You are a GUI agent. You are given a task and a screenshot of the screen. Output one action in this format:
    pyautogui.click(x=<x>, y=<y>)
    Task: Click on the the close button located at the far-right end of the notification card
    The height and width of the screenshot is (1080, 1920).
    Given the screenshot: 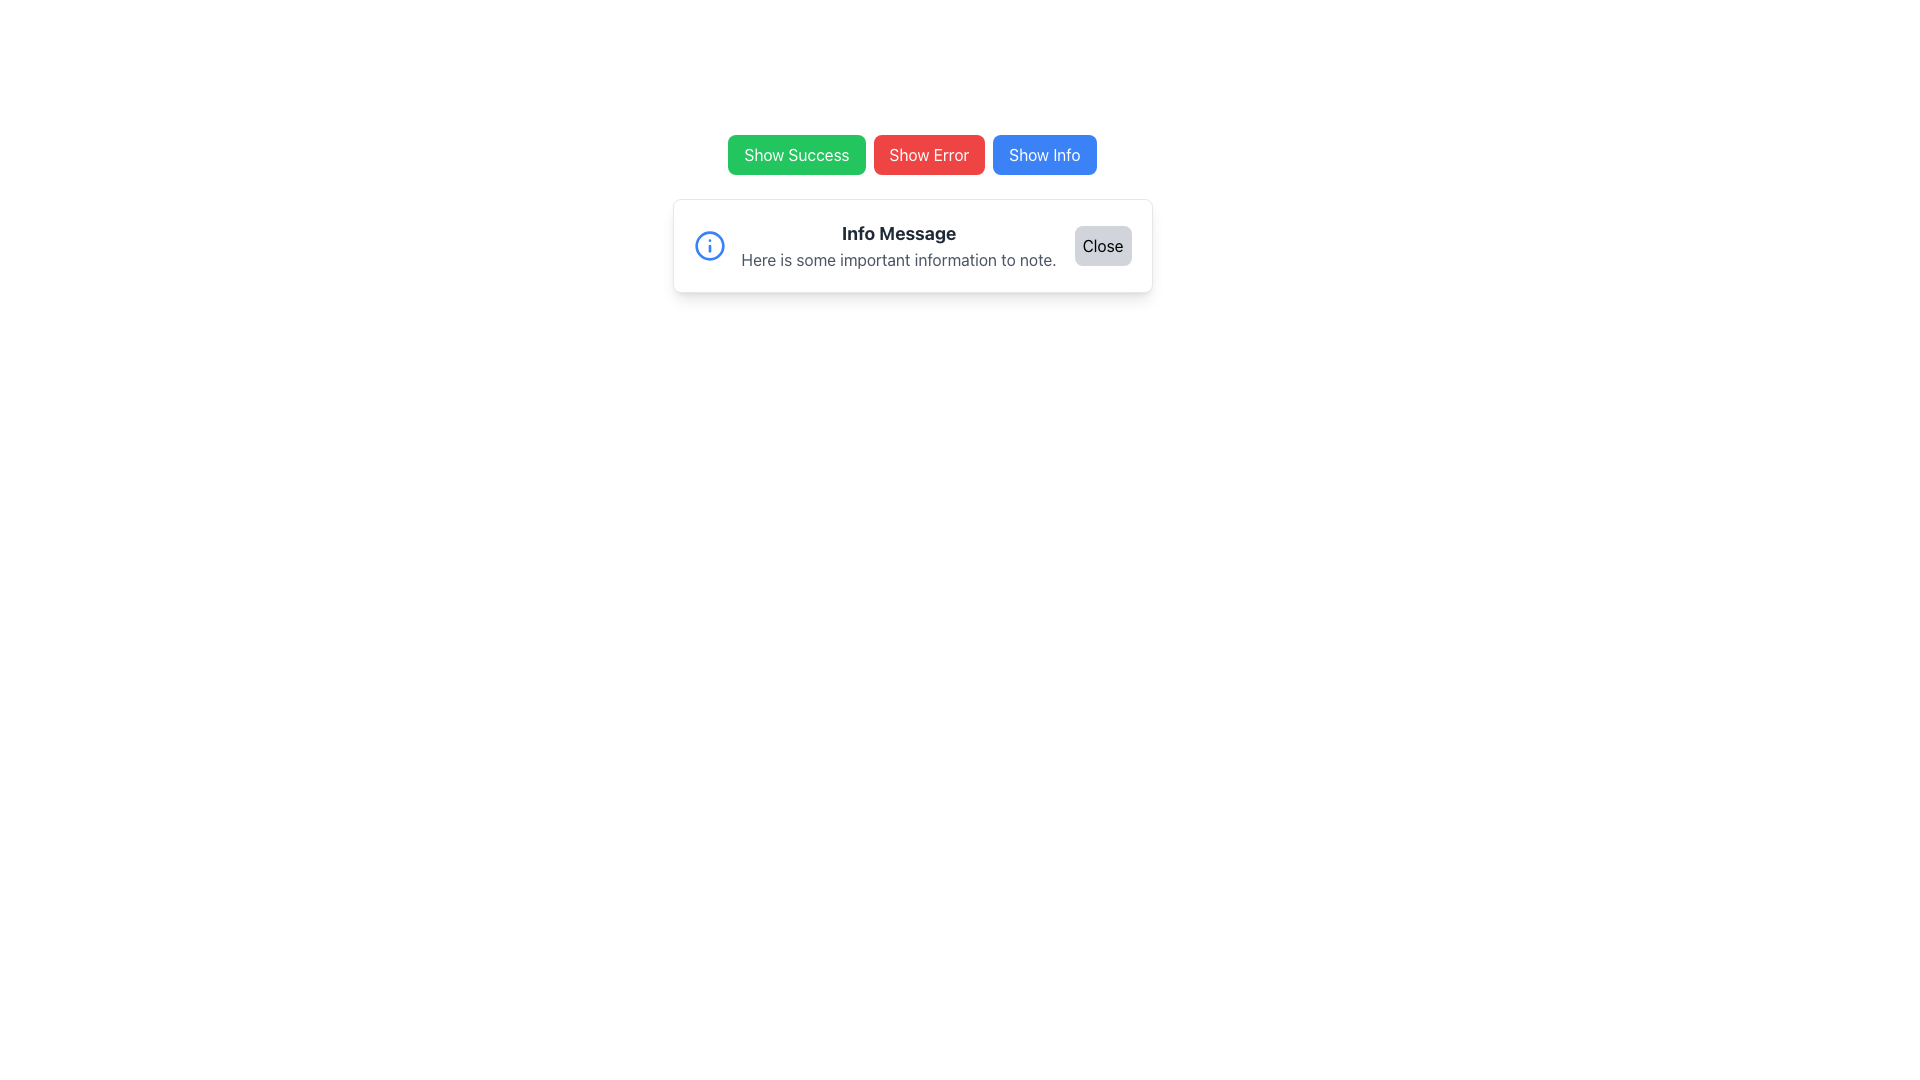 What is the action you would take?
    pyautogui.click(x=1102, y=245)
    